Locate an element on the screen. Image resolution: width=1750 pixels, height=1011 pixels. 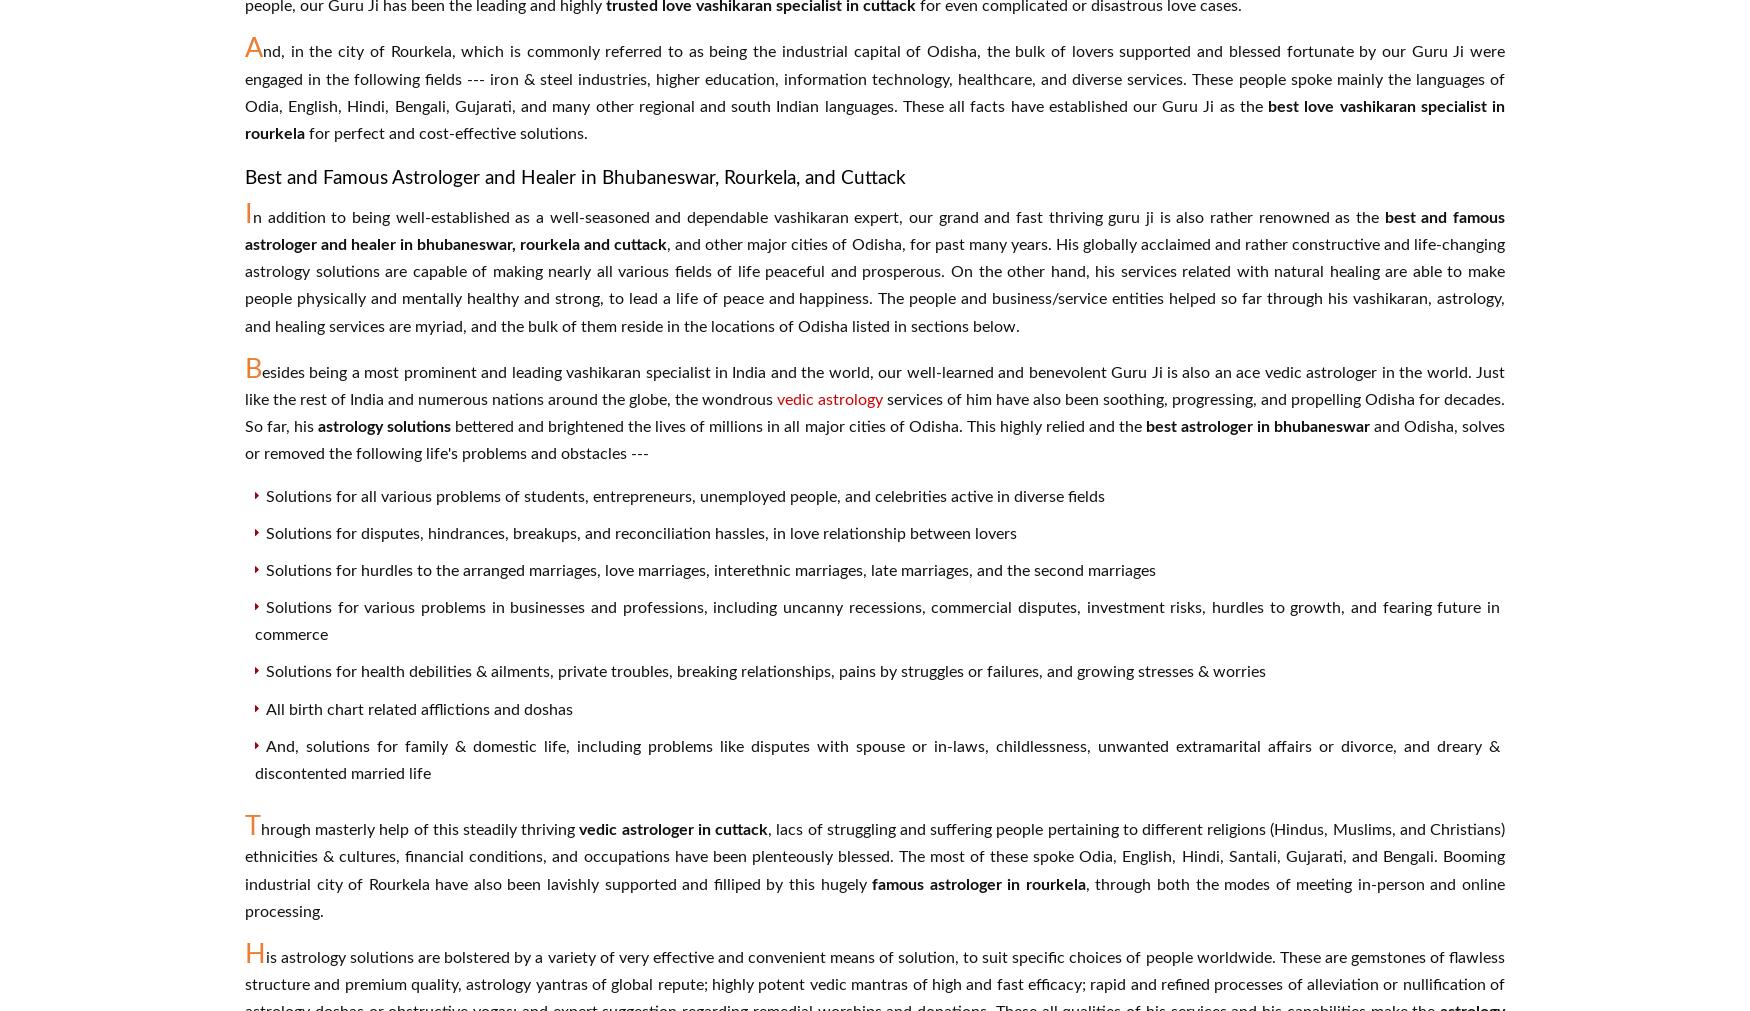
'vedic astrology' is located at coordinates (830, 398).